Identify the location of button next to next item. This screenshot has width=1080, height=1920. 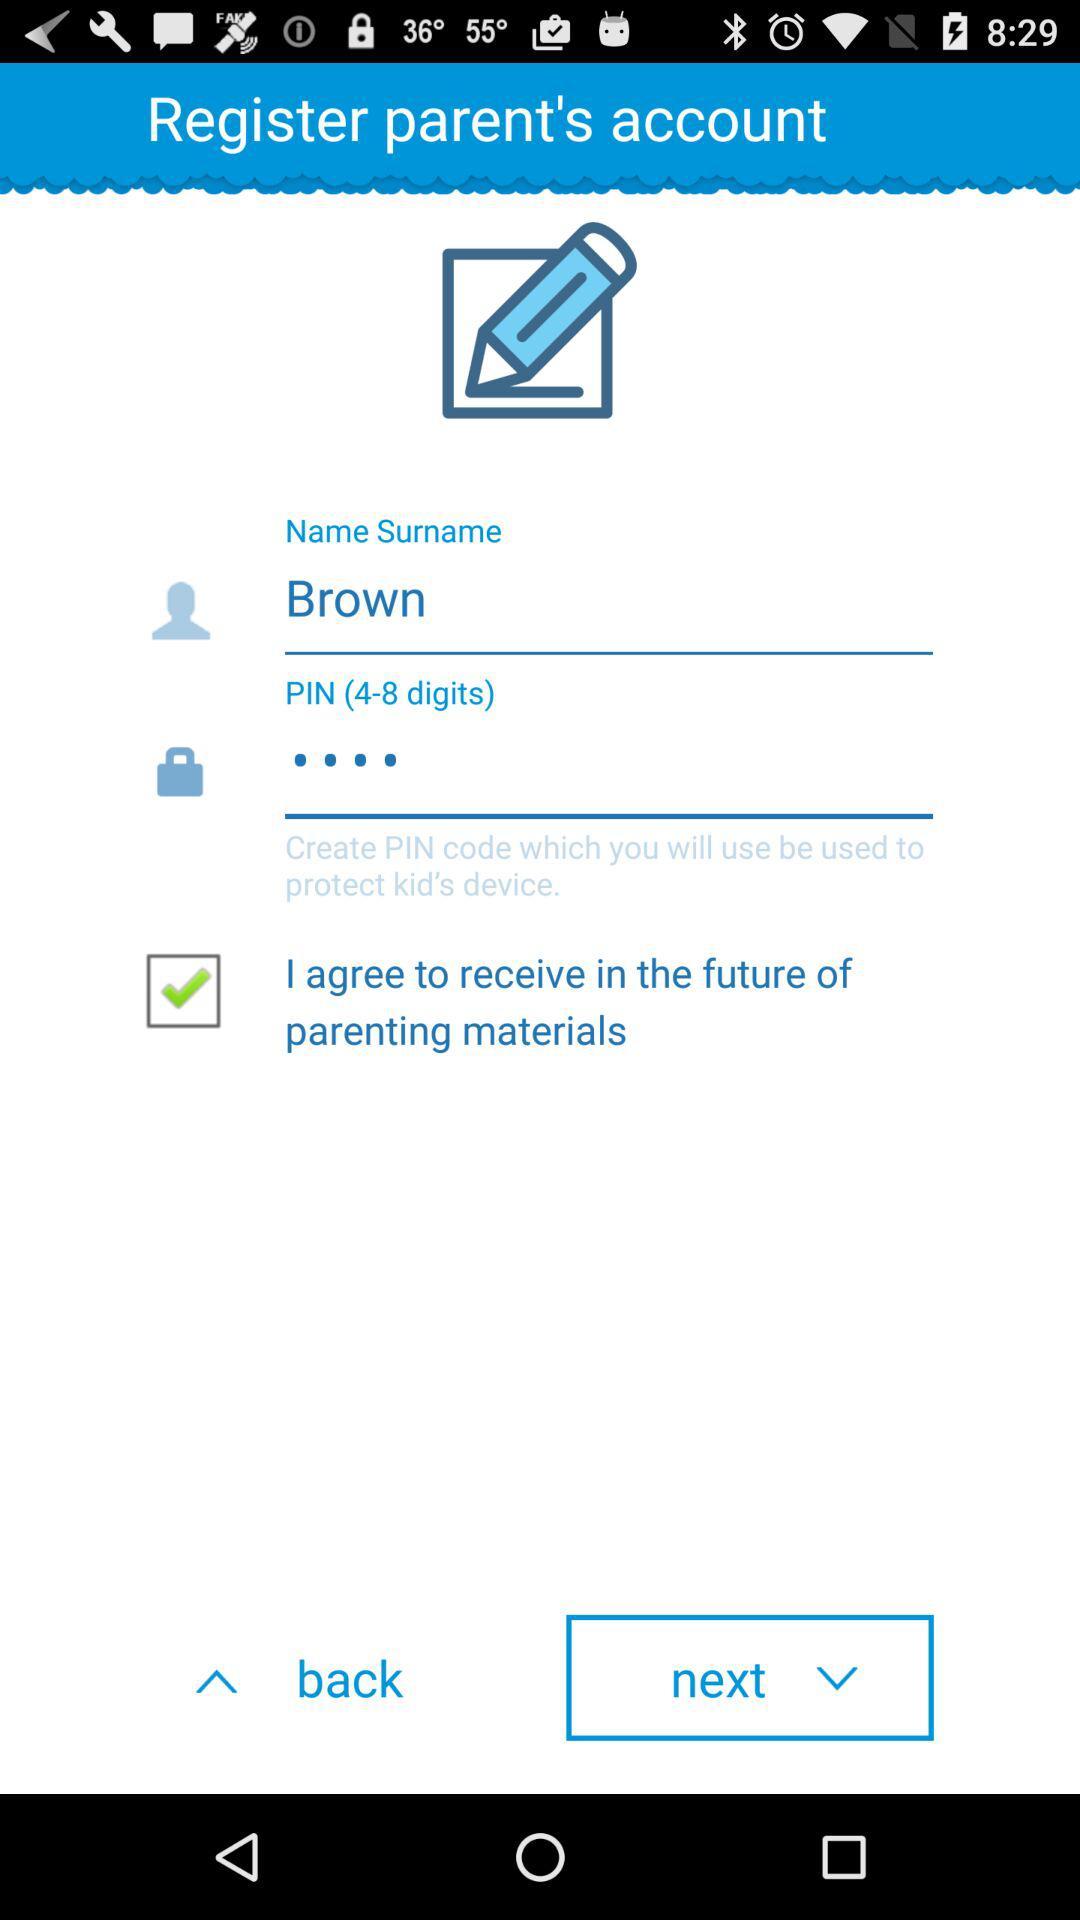
(329, 1677).